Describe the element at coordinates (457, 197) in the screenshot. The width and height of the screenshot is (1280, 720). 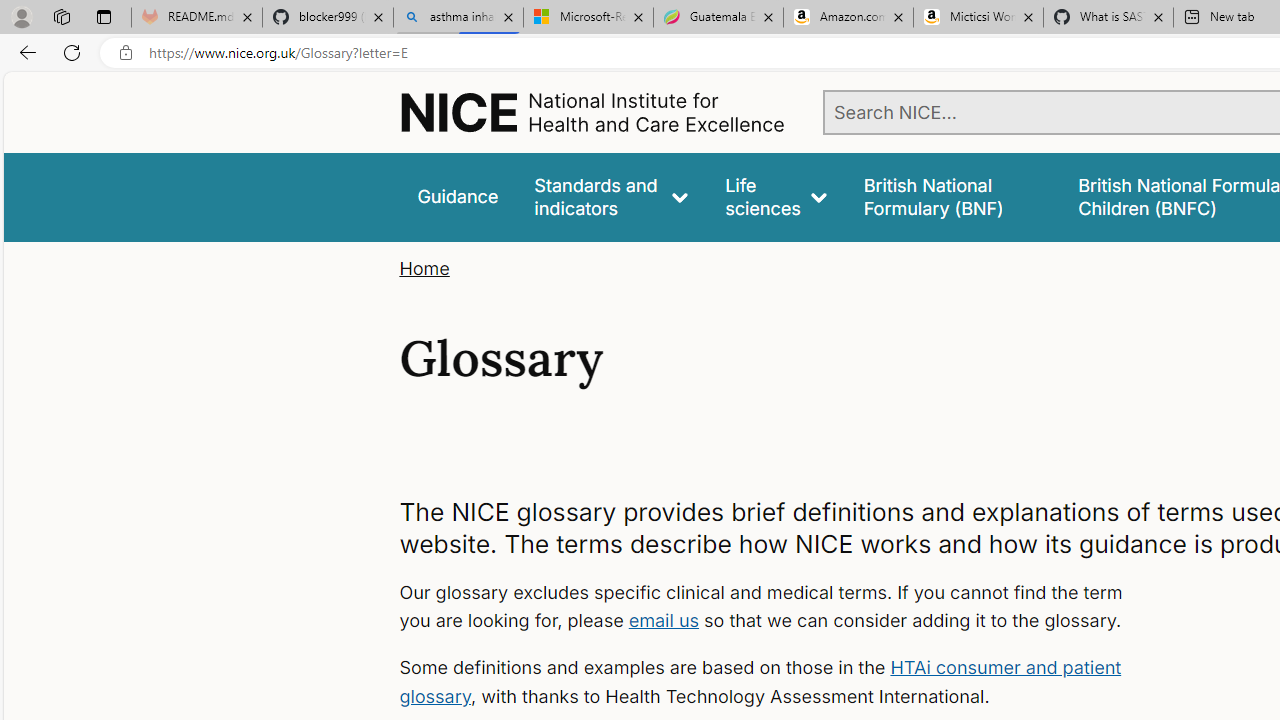
I see `'Guidance'` at that location.